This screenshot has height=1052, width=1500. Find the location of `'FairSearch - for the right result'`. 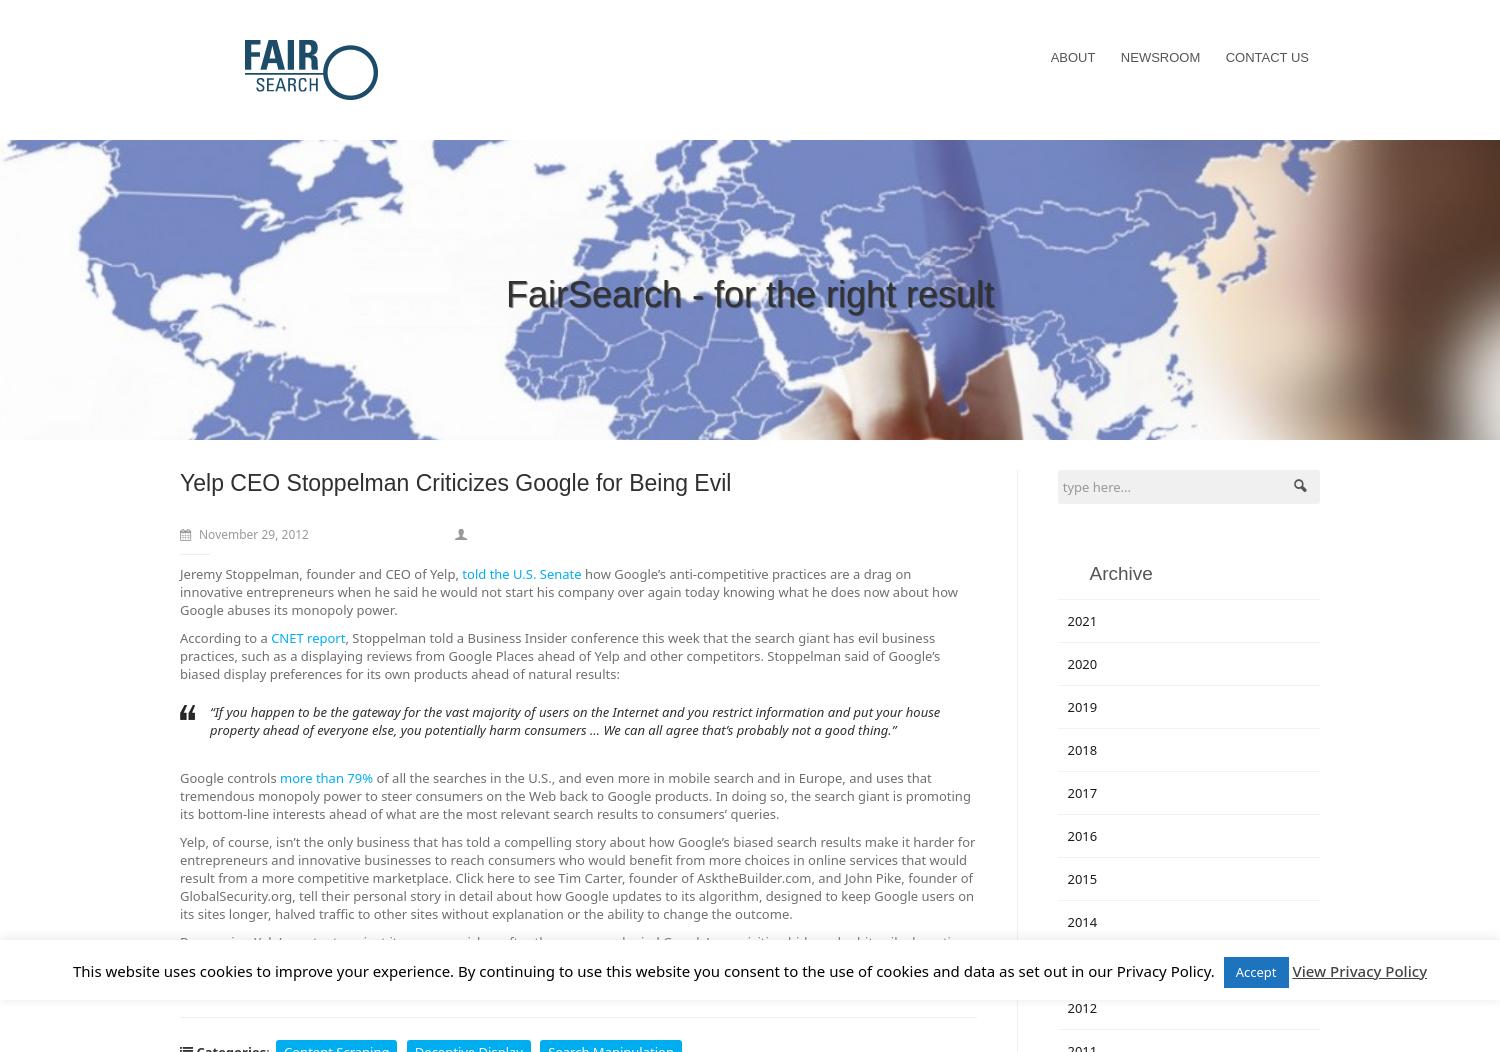

'FairSearch - for the right result' is located at coordinates (505, 294).